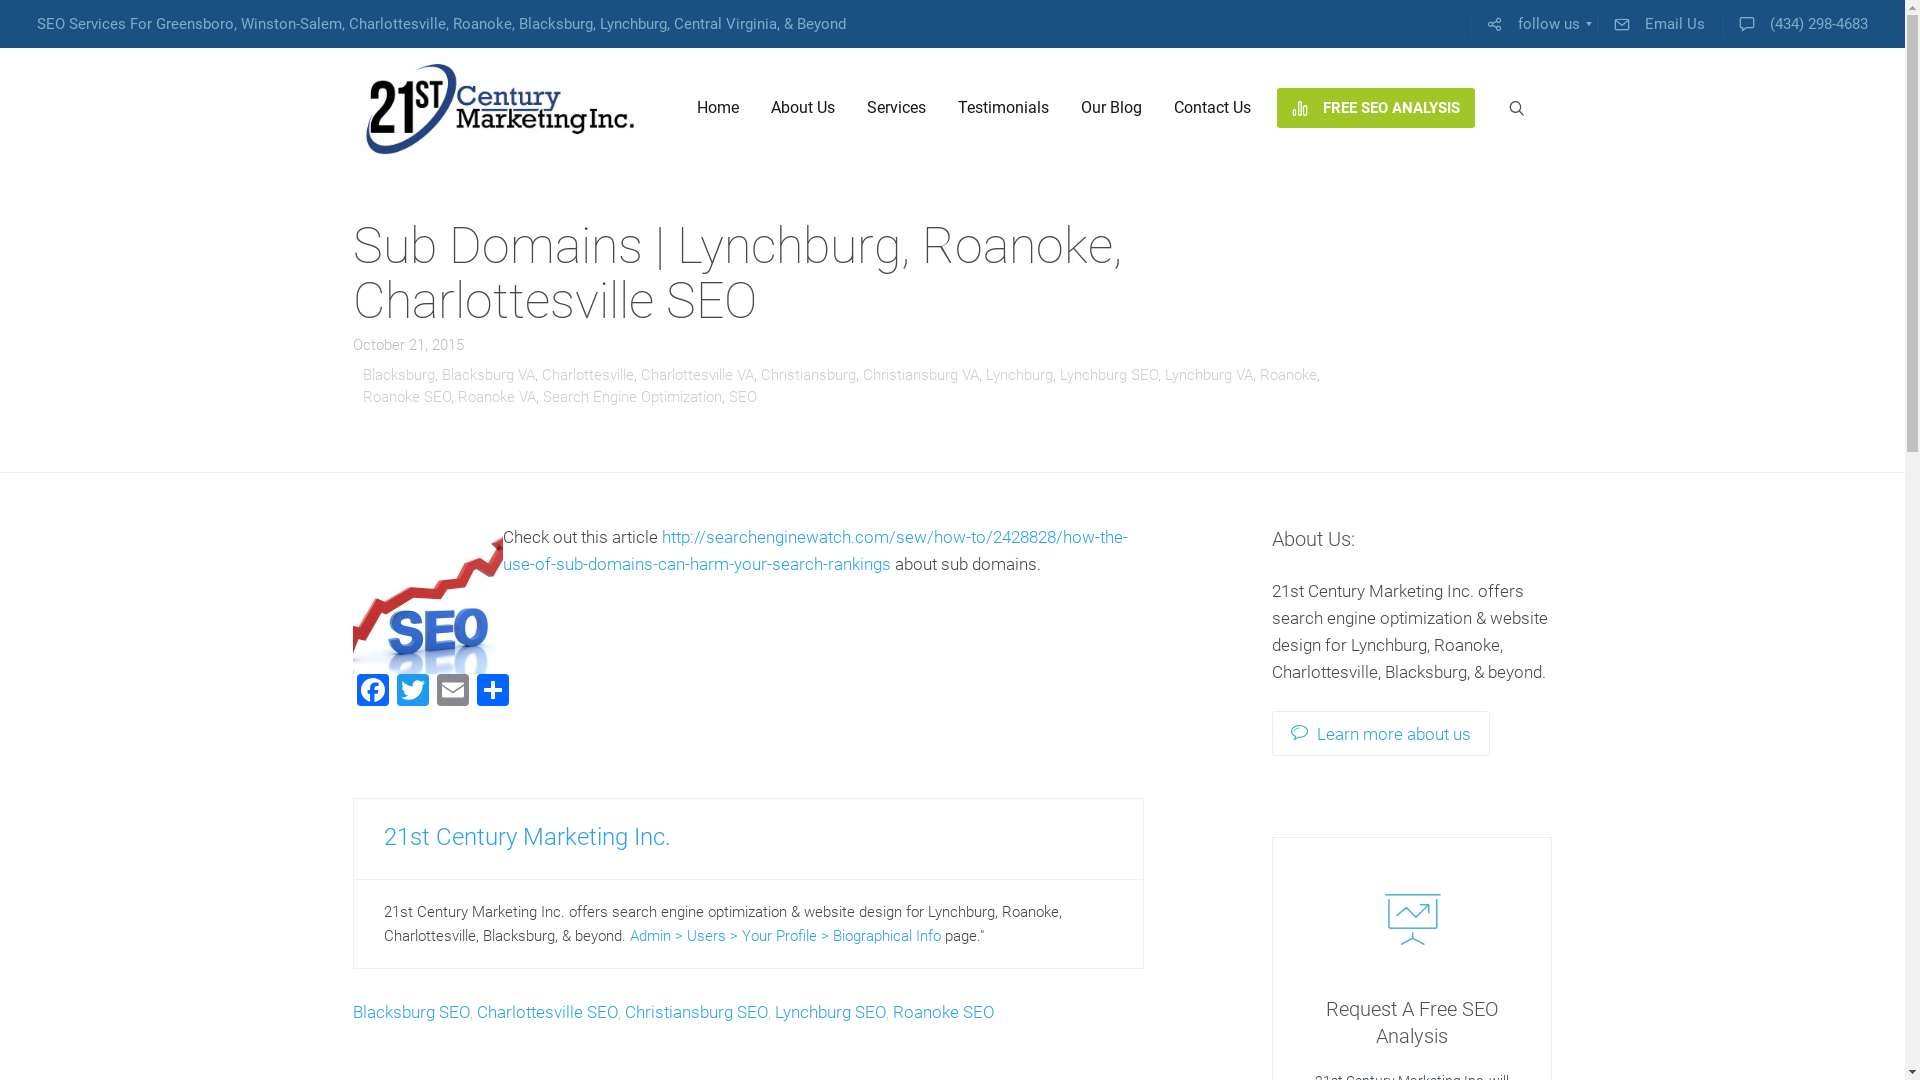  What do you see at coordinates (919, 374) in the screenshot?
I see `'Christiansburg VA'` at bounding box center [919, 374].